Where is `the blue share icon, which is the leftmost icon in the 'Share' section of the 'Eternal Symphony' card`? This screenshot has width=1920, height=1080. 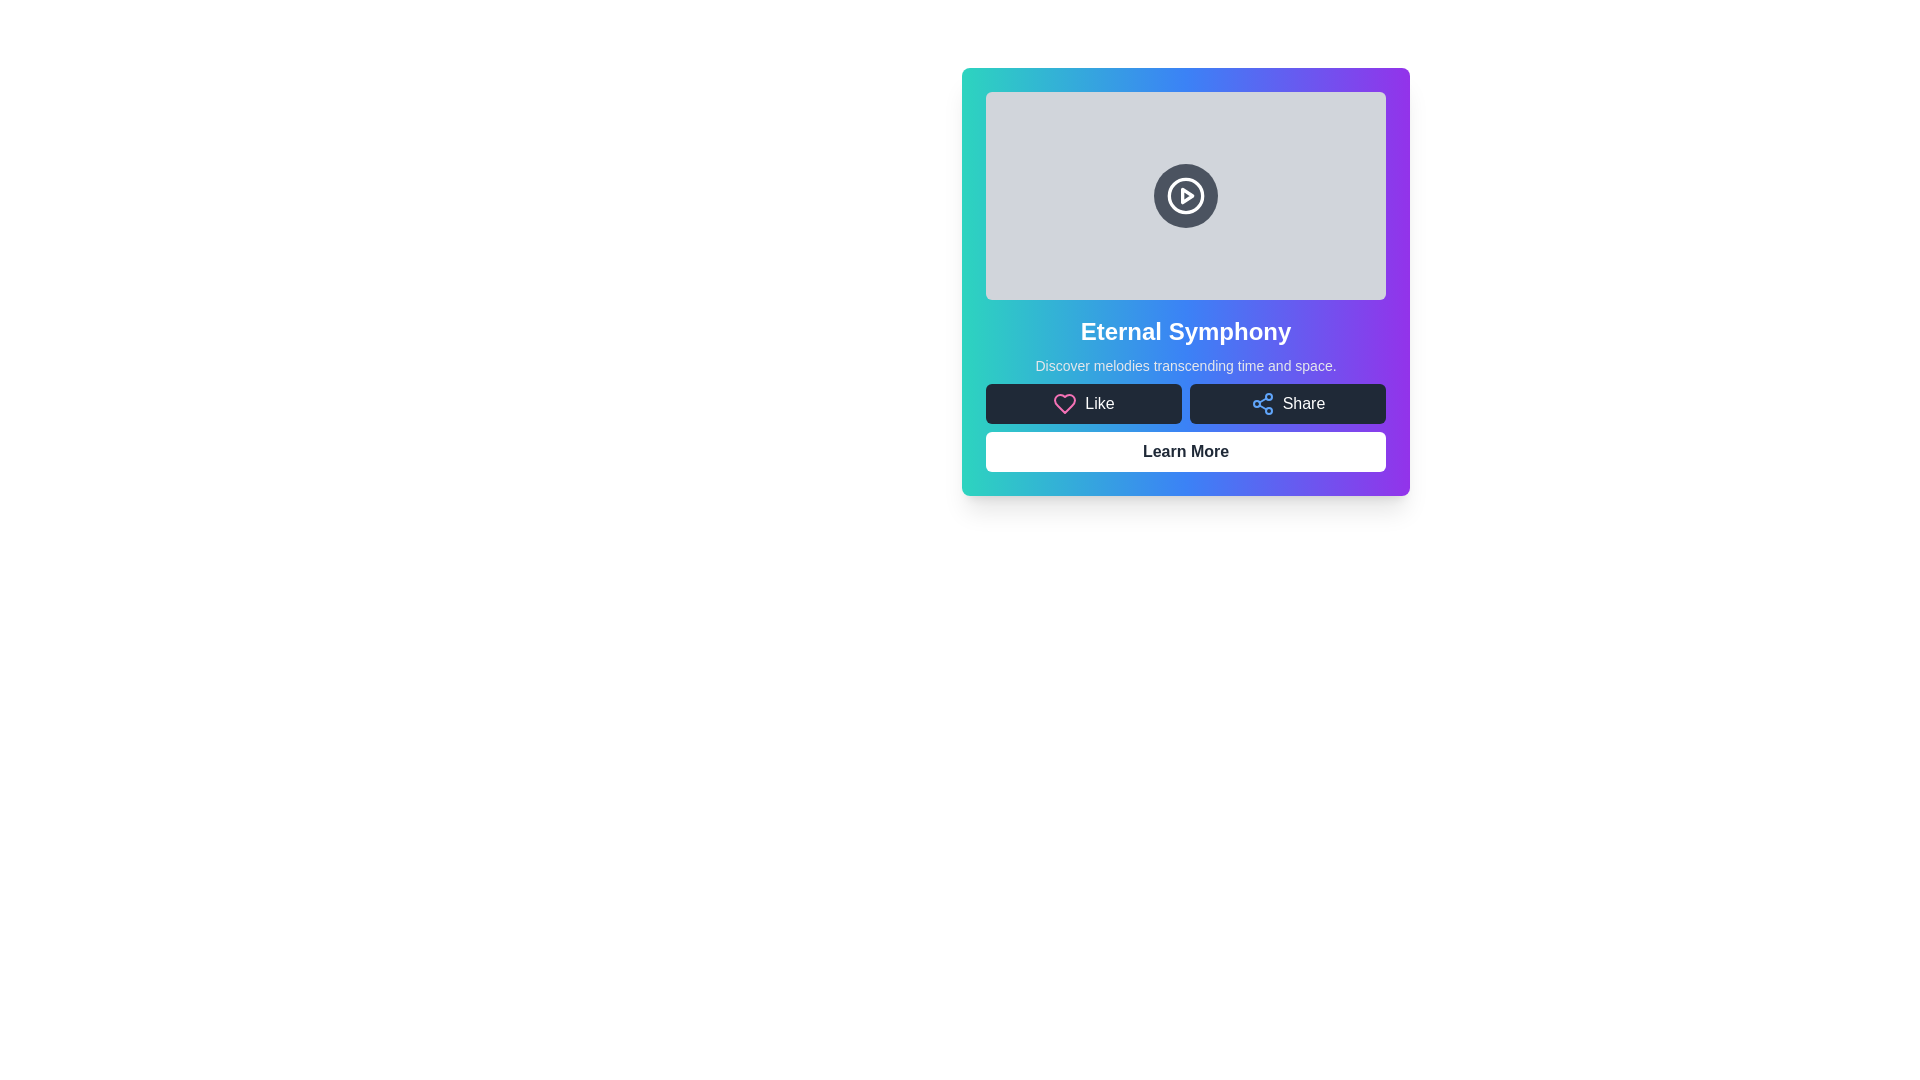 the blue share icon, which is the leftmost icon in the 'Share' section of the 'Eternal Symphony' card is located at coordinates (1261, 404).